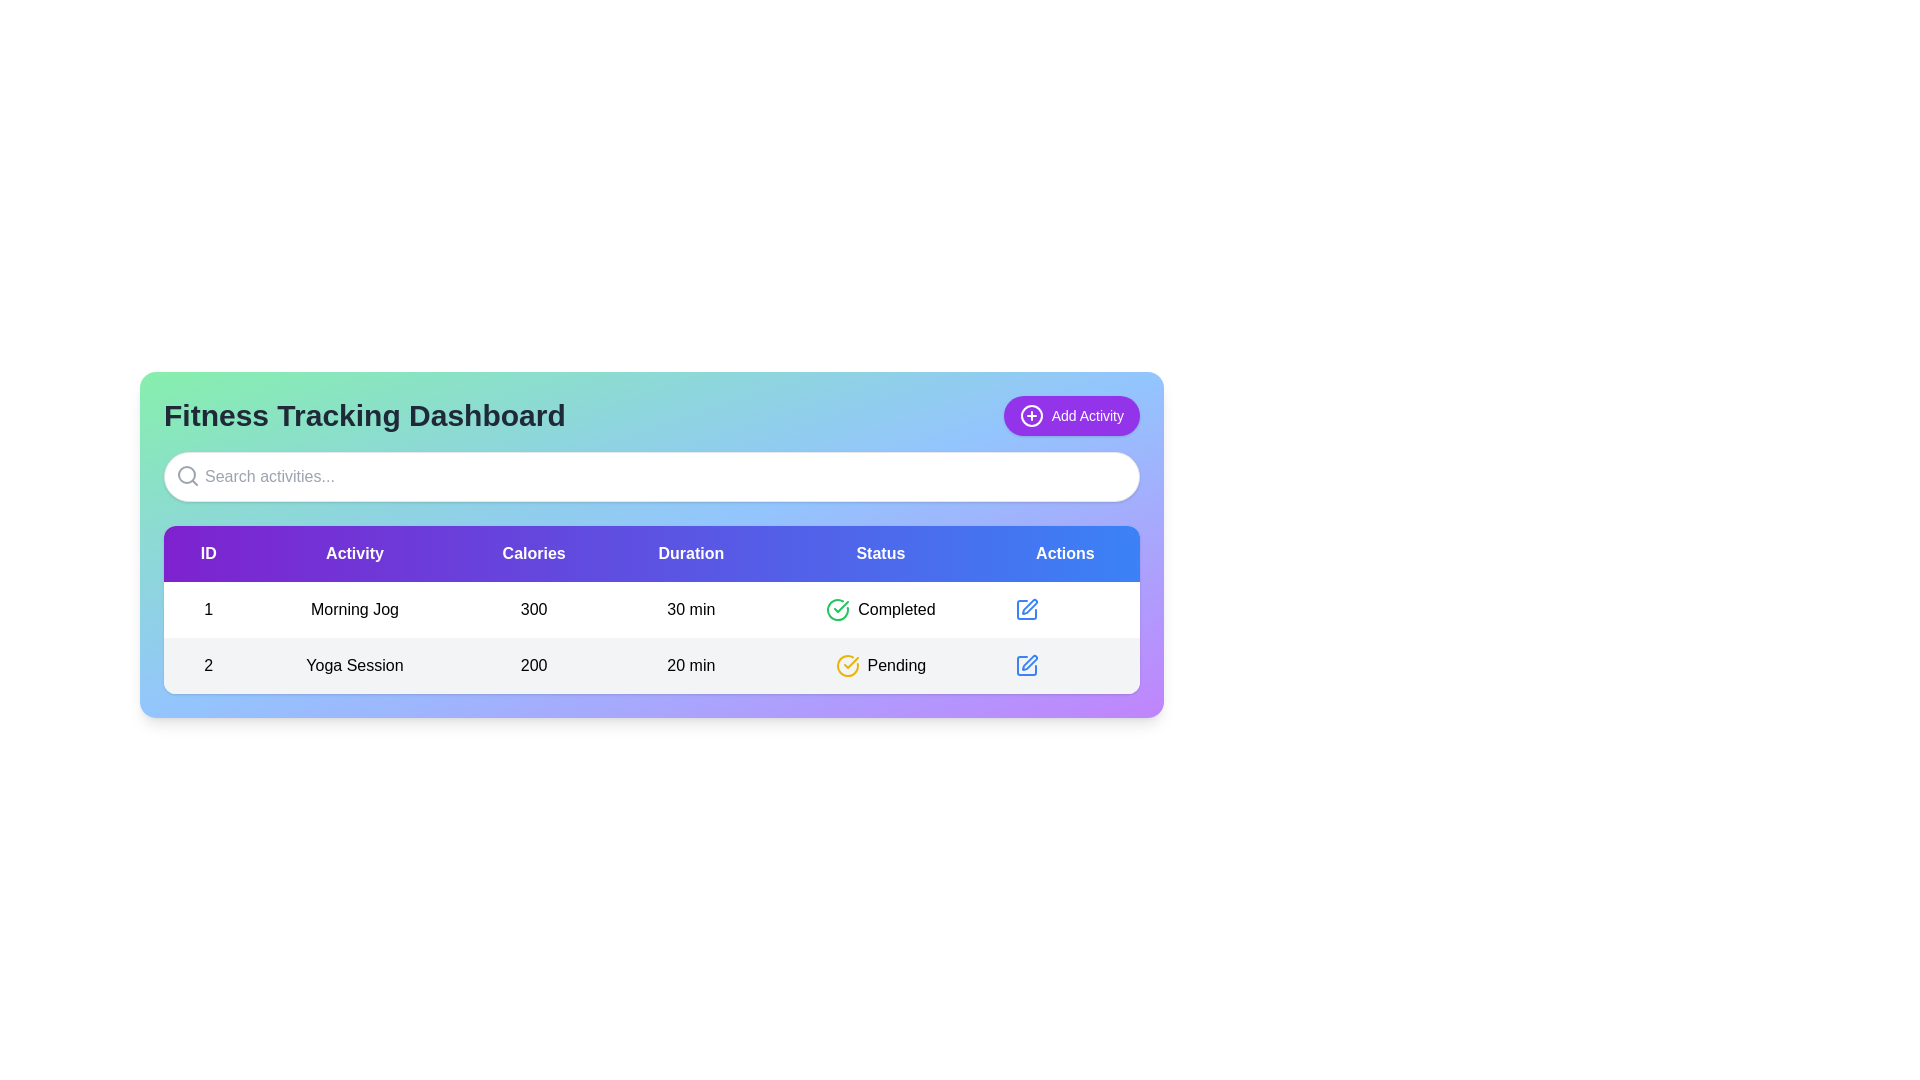  Describe the element at coordinates (355, 666) in the screenshot. I see `the static text label representing the activity name in the second row under the 'Activity' column of the fitness tracking table` at that location.